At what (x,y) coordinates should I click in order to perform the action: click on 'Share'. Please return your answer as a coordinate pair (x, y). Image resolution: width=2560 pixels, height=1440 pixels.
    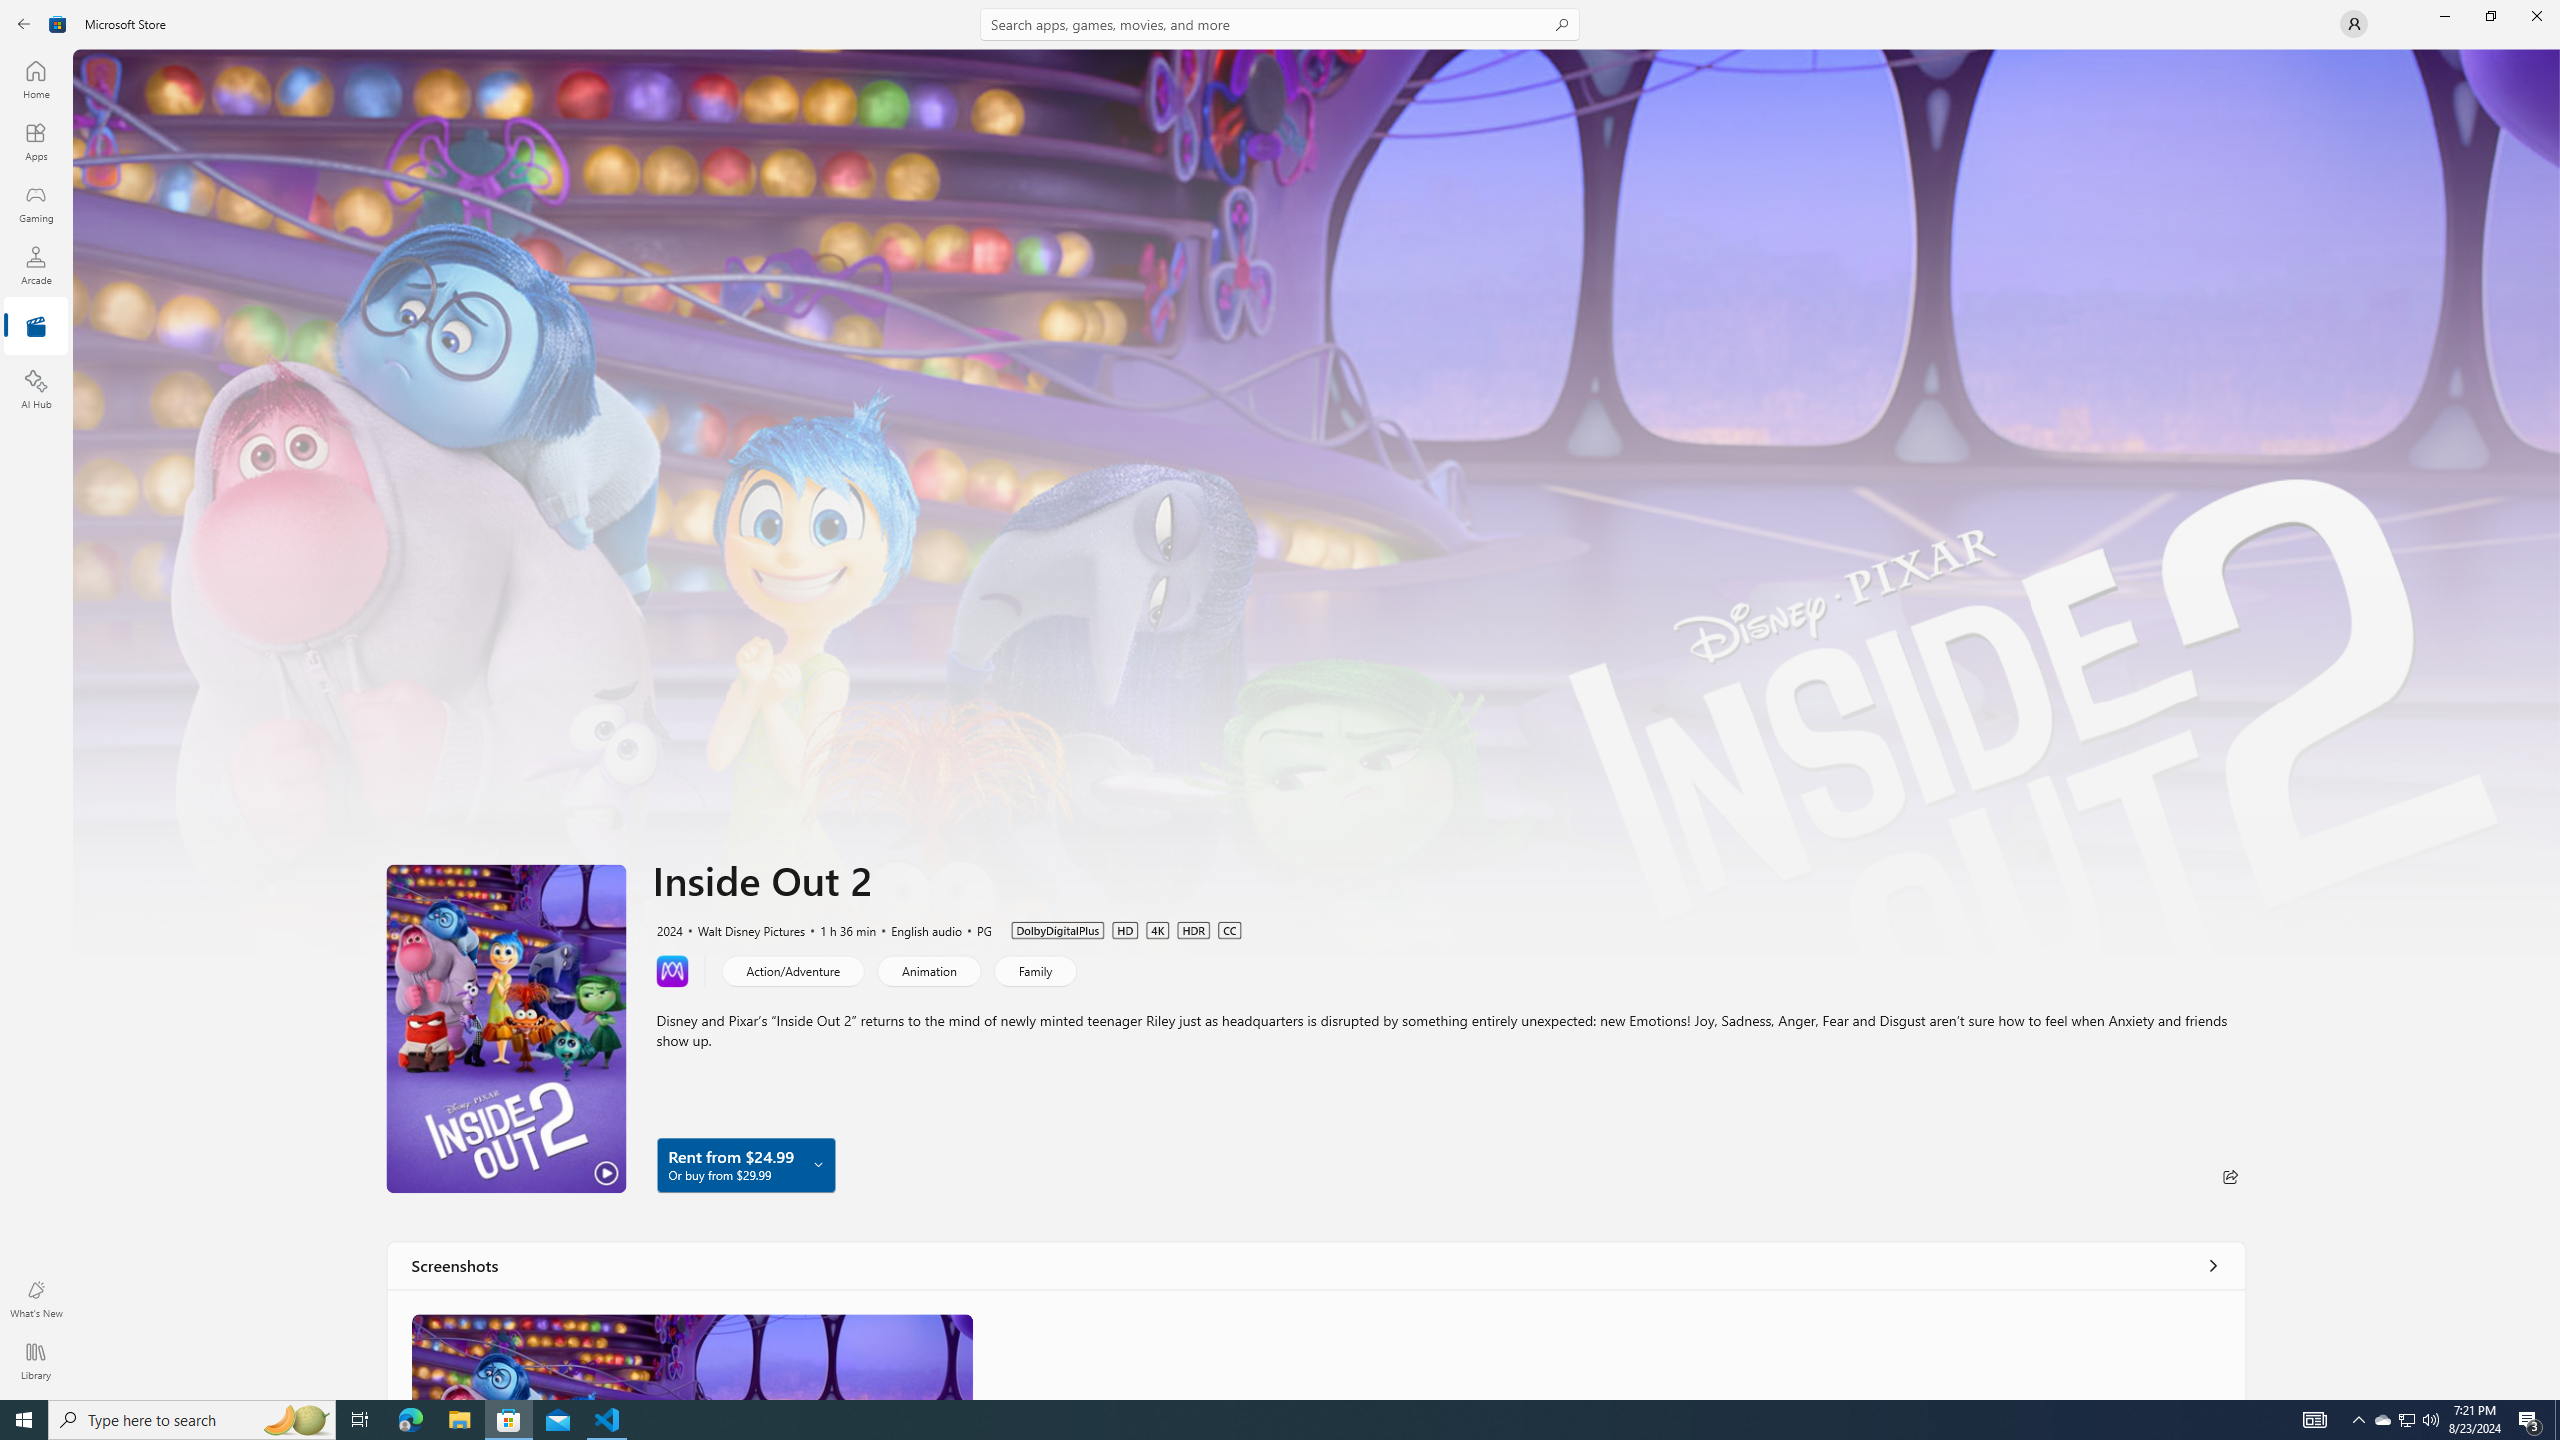
    Looking at the image, I should click on (2229, 1175).